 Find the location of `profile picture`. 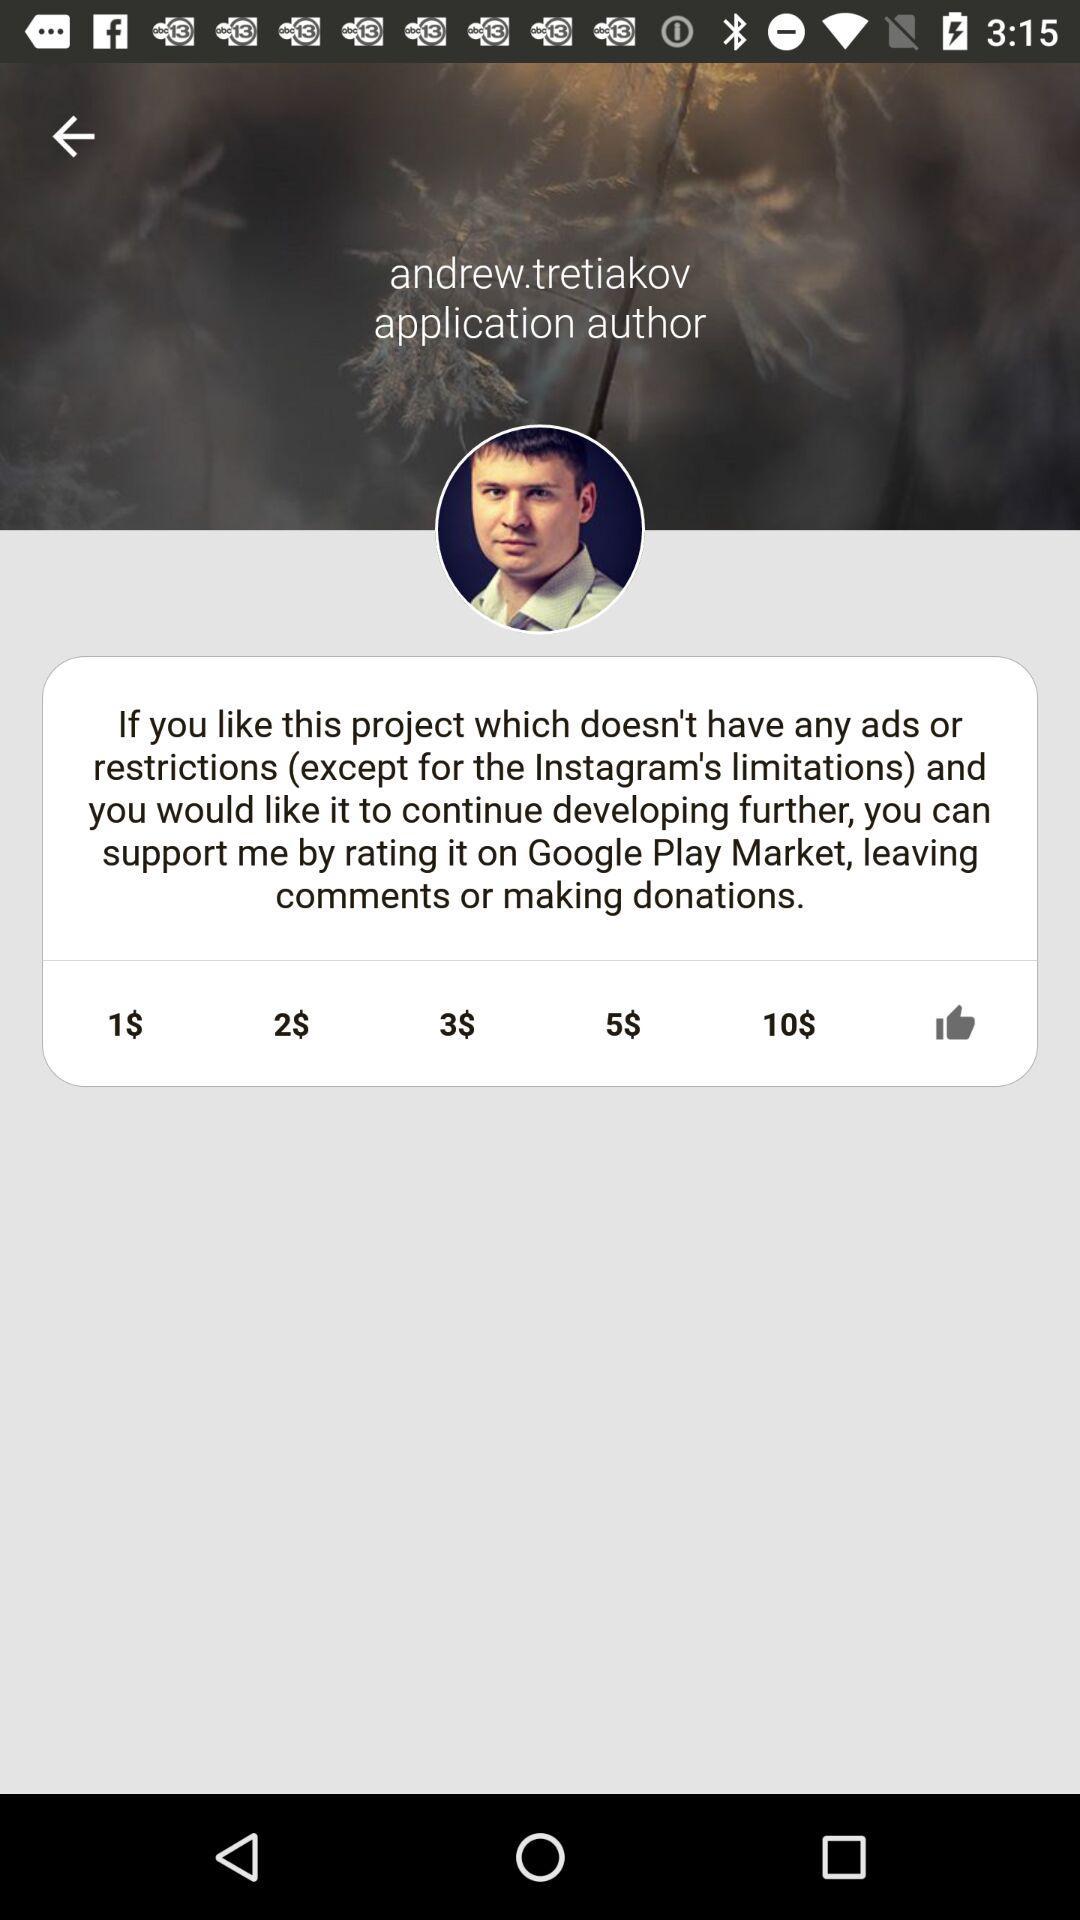

profile picture is located at coordinates (540, 529).